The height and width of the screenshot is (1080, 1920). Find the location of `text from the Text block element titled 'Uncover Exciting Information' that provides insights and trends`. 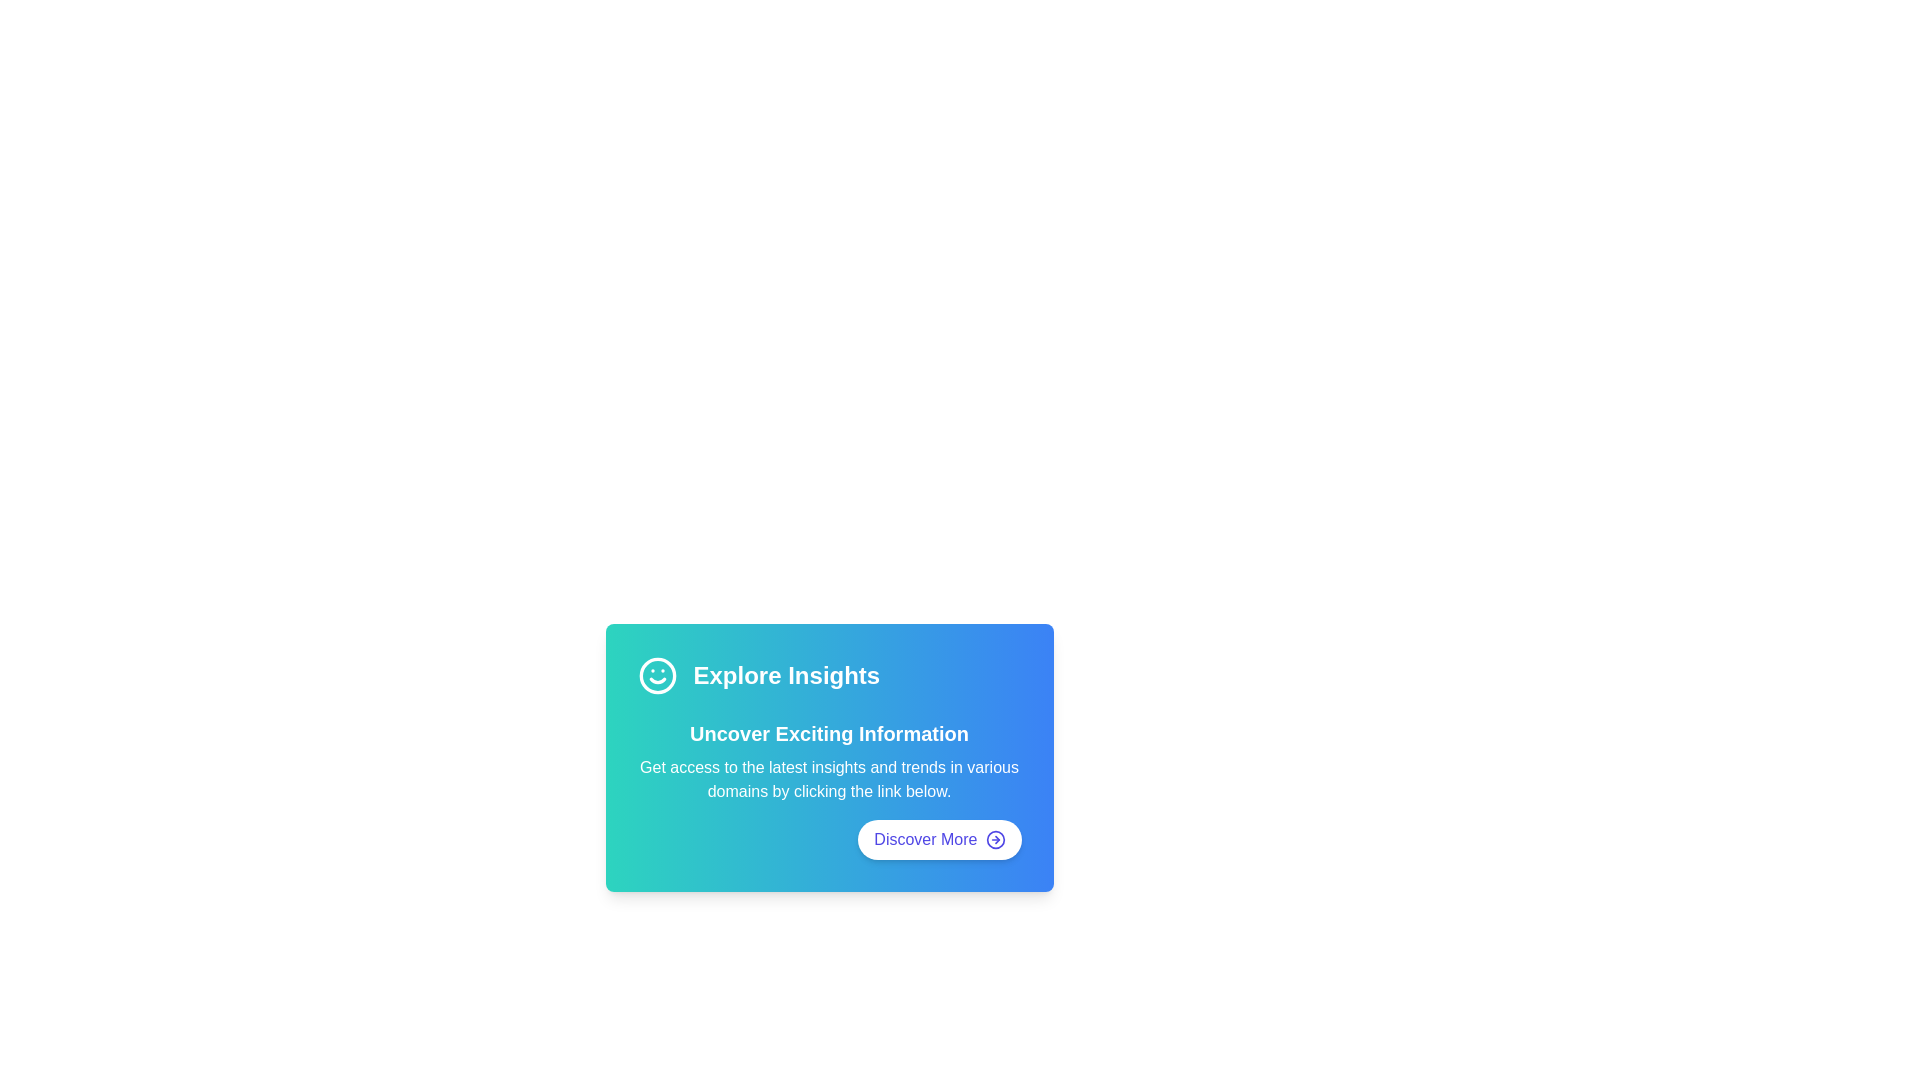

text from the Text block element titled 'Uncover Exciting Information' that provides insights and trends is located at coordinates (829, 762).